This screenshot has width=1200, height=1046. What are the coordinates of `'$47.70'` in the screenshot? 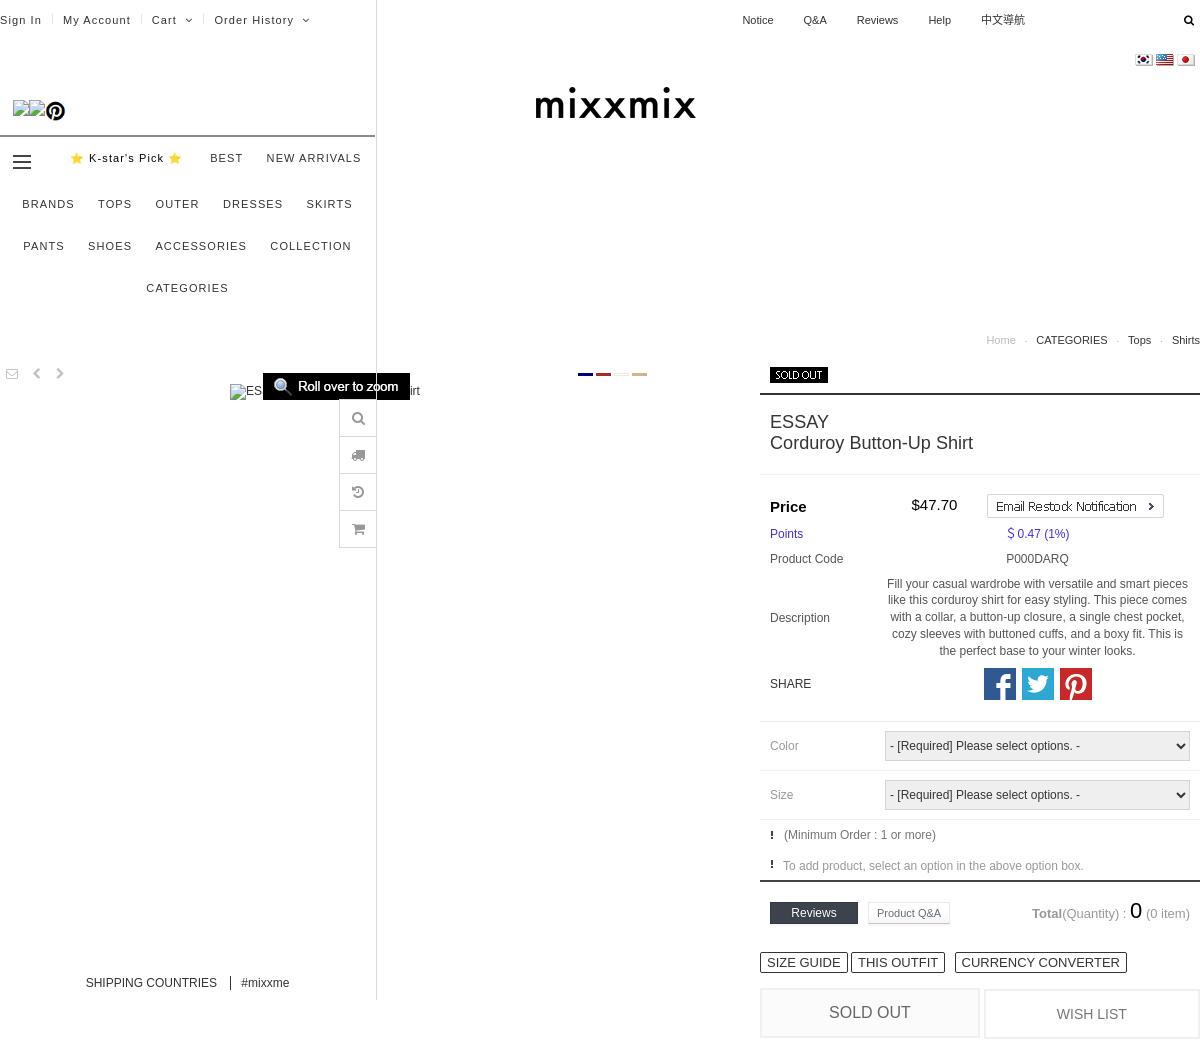 It's located at (933, 503).